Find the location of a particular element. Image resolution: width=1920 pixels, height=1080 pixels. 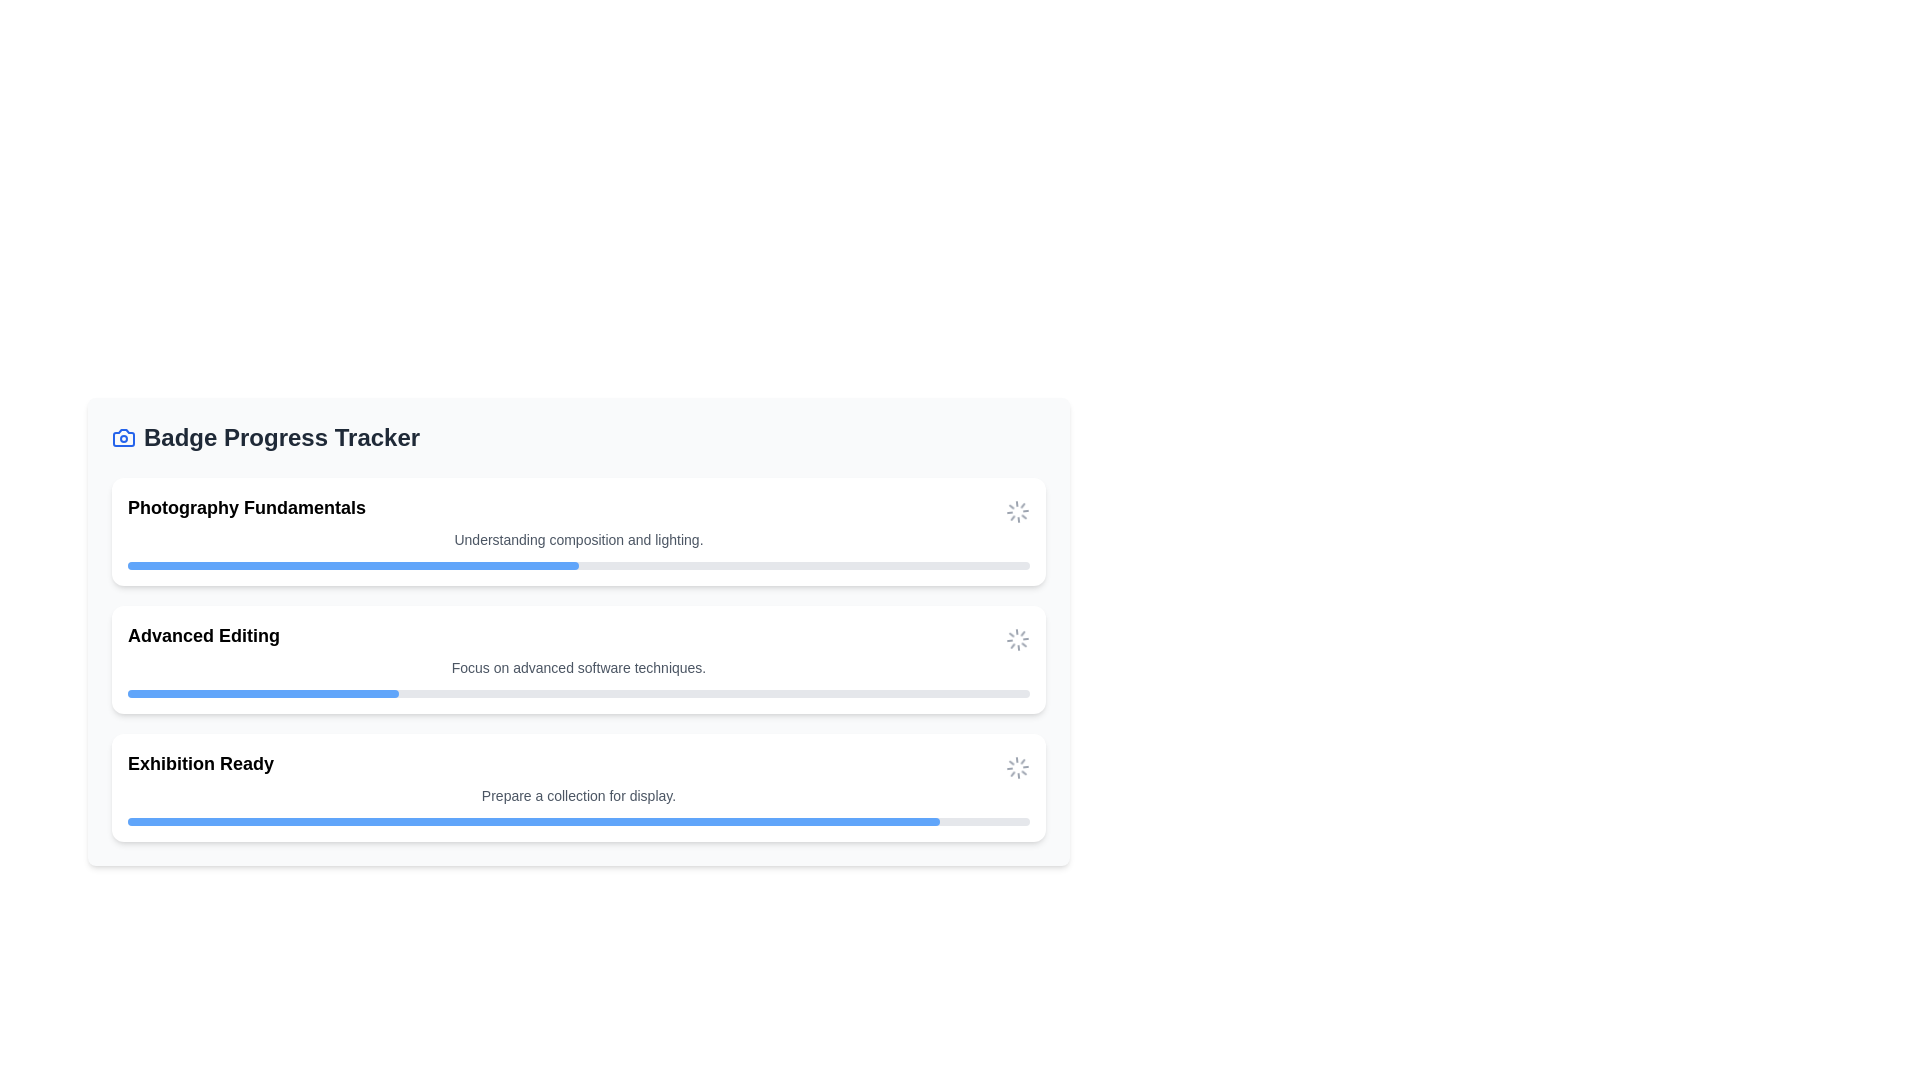

the blue progress bar segment indicating progress for 'Photography Fundamentals' in the 'Badge Progress Tracker' interface is located at coordinates (353, 566).